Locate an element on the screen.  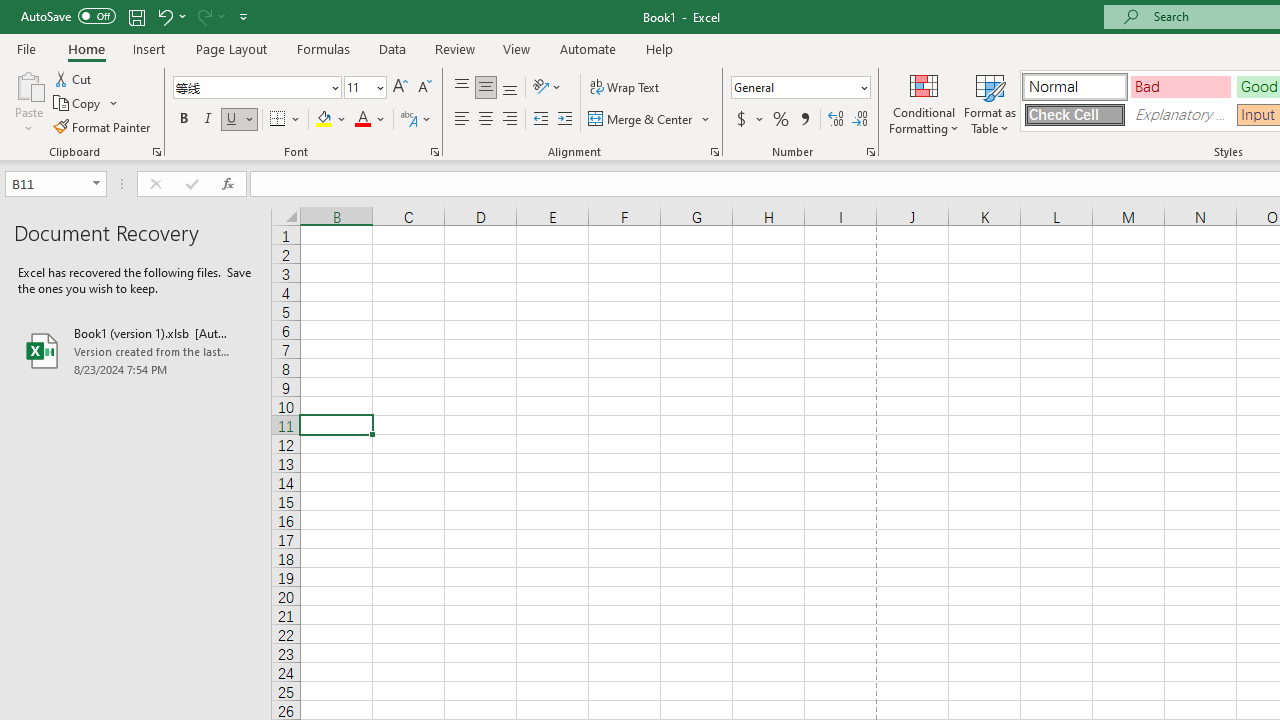
'Bottom Align' is located at coordinates (510, 86).